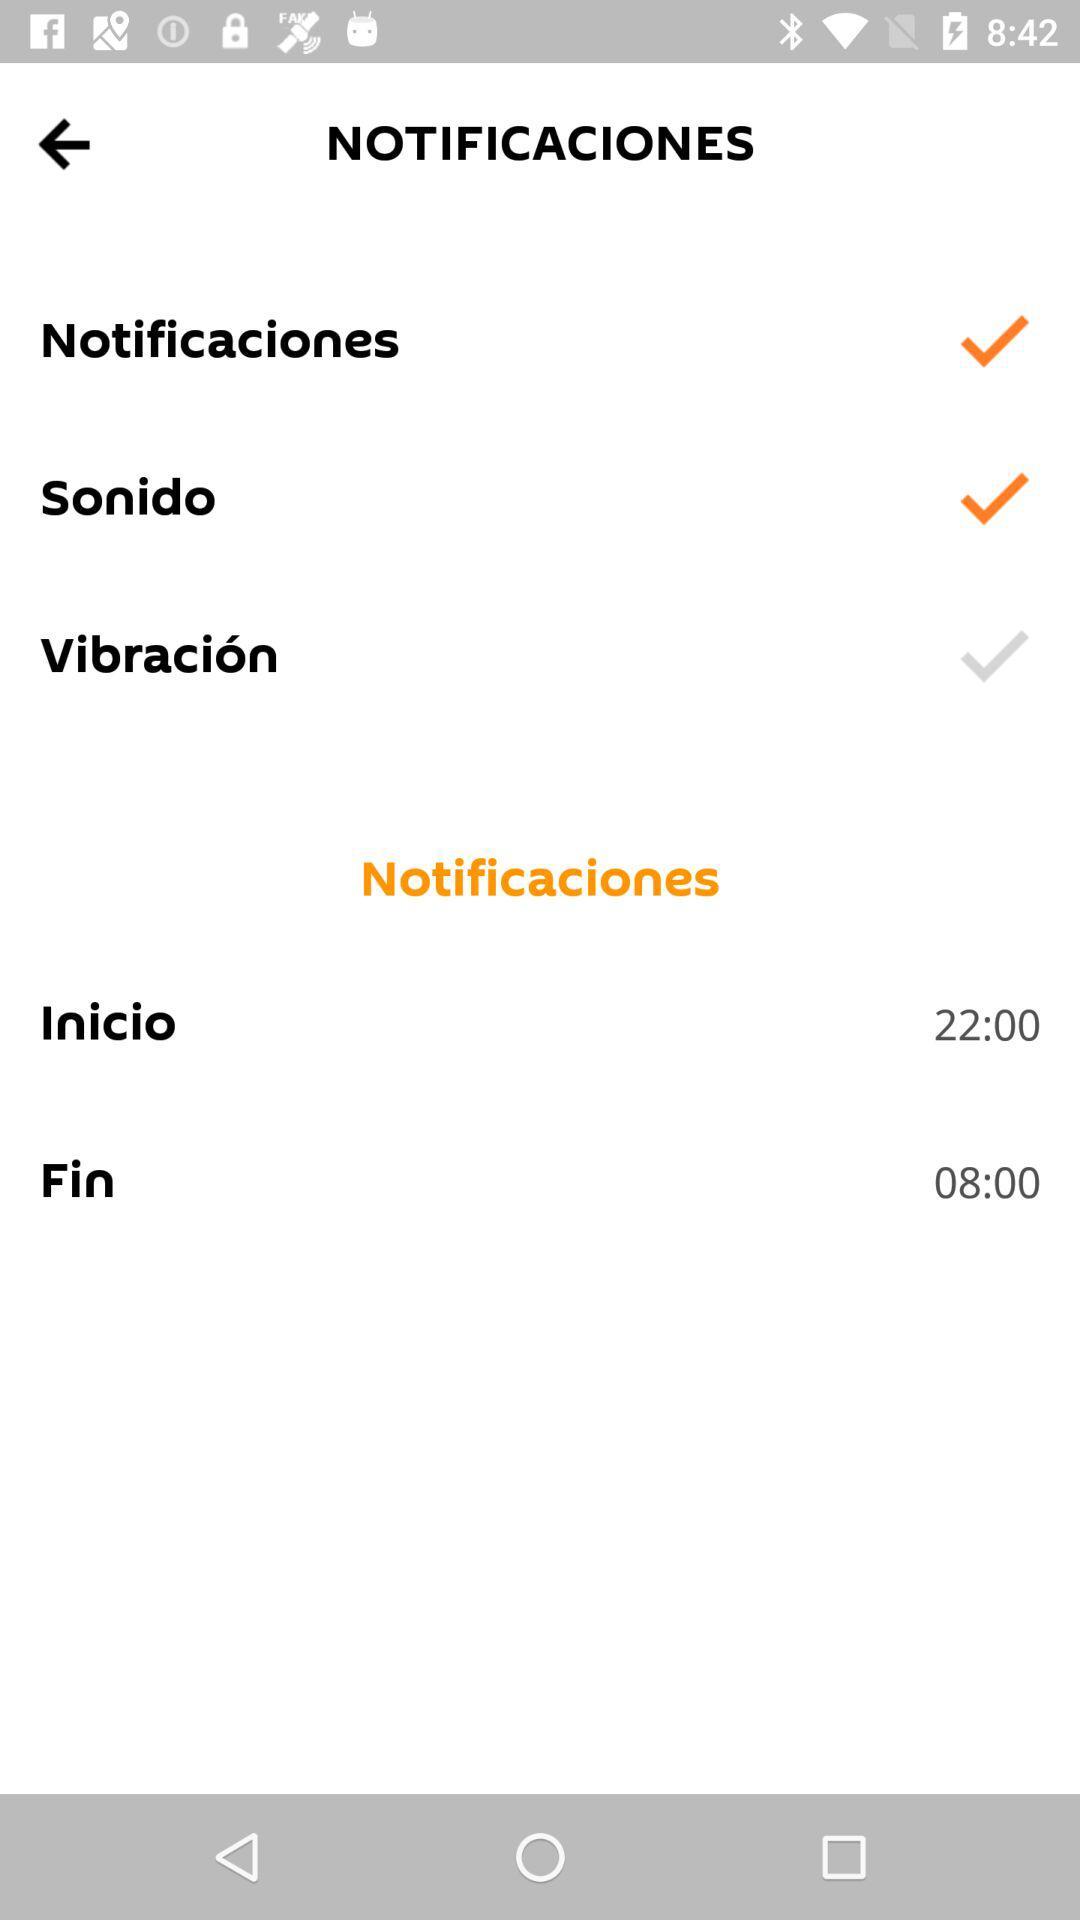 Image resolution: width=1080 pixels, height=1920 pixels. I want to click on the arrow_backward icon, so click(64, 143).